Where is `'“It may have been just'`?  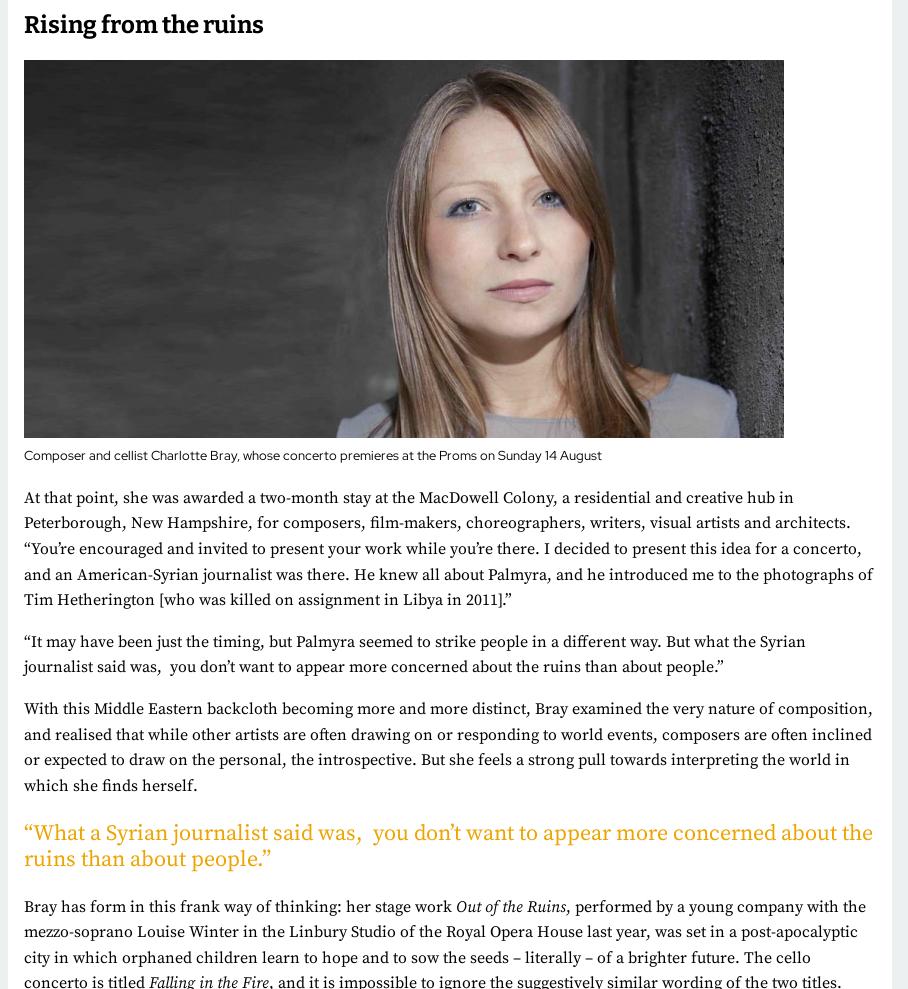
'“It may have been just' is located at coordinates (103, 640).